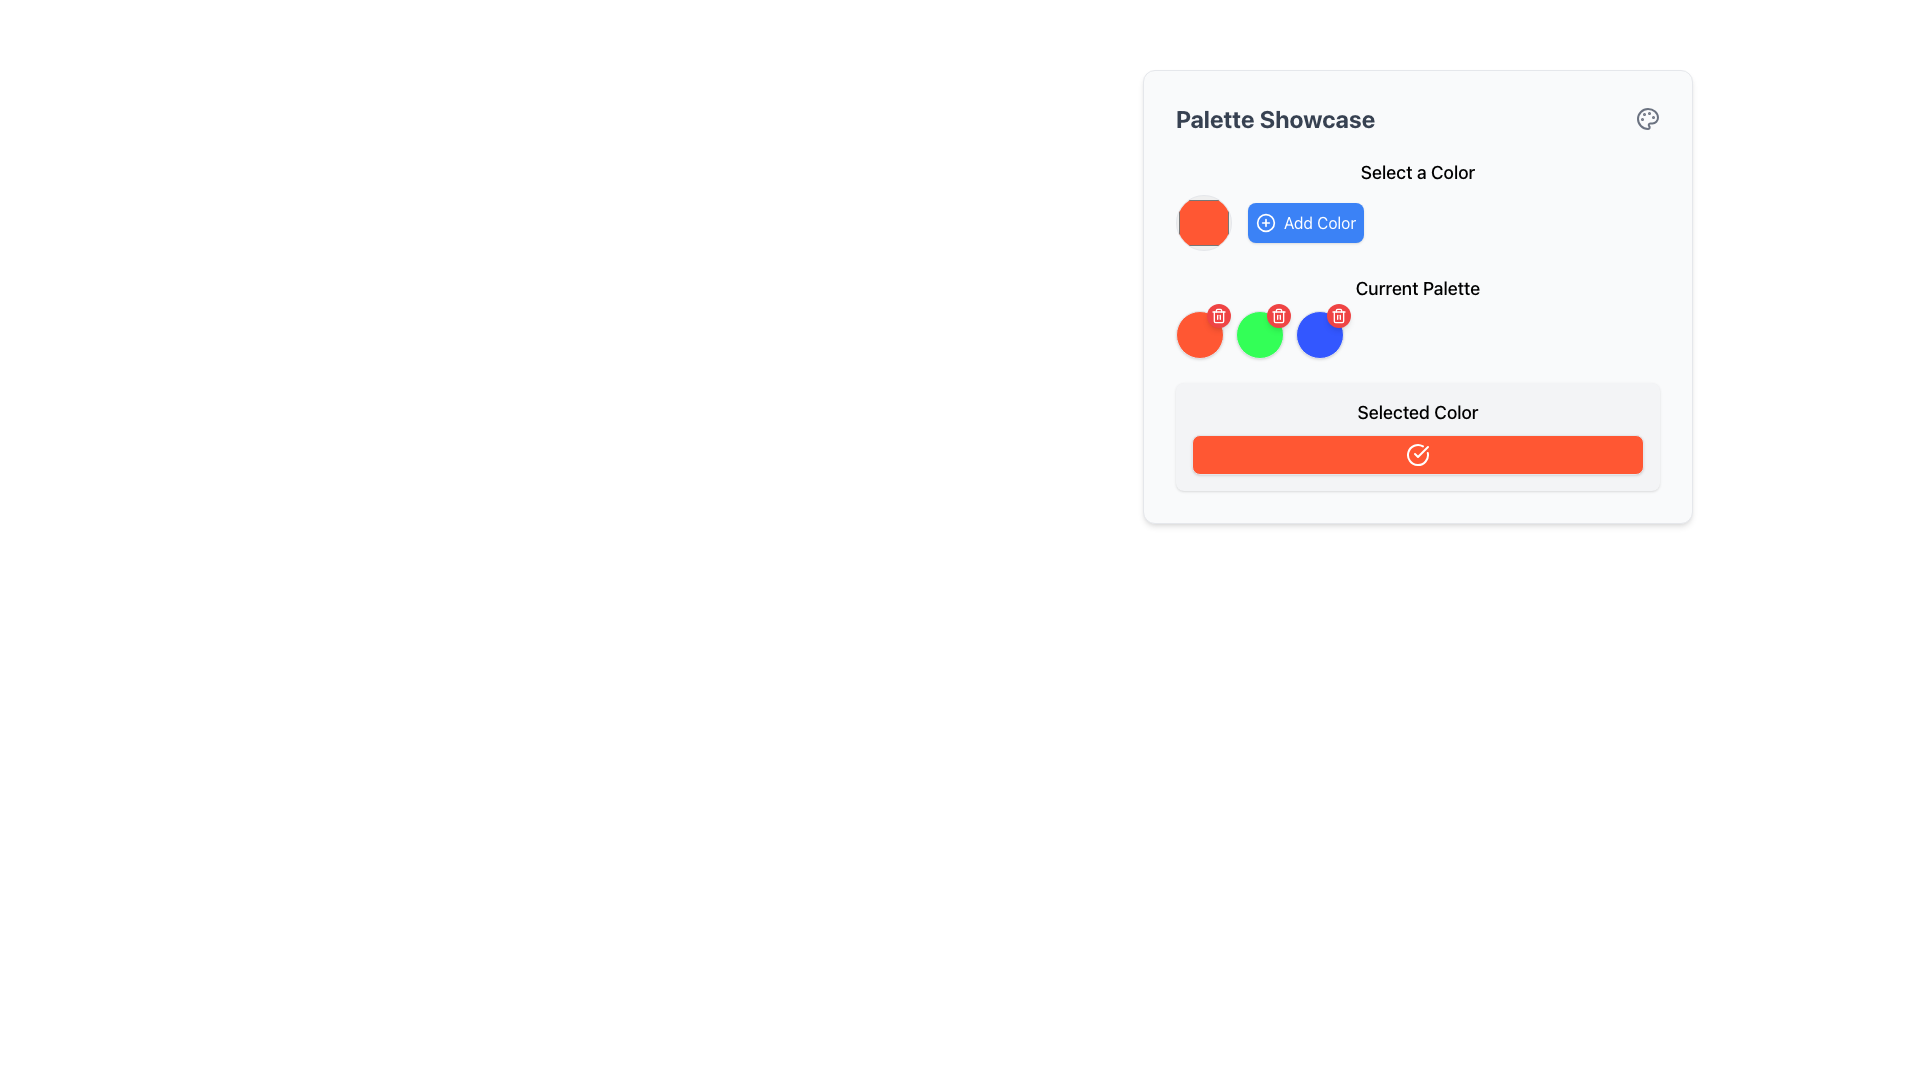 This screenshot has height=1080, width=1920. What do you see at coordinates (1416, 172) in the screenshot?
I see `text of the label positioned at the top of the color selection interface, which serves as a title or cue for the section` at bounding box center [1416, 172].